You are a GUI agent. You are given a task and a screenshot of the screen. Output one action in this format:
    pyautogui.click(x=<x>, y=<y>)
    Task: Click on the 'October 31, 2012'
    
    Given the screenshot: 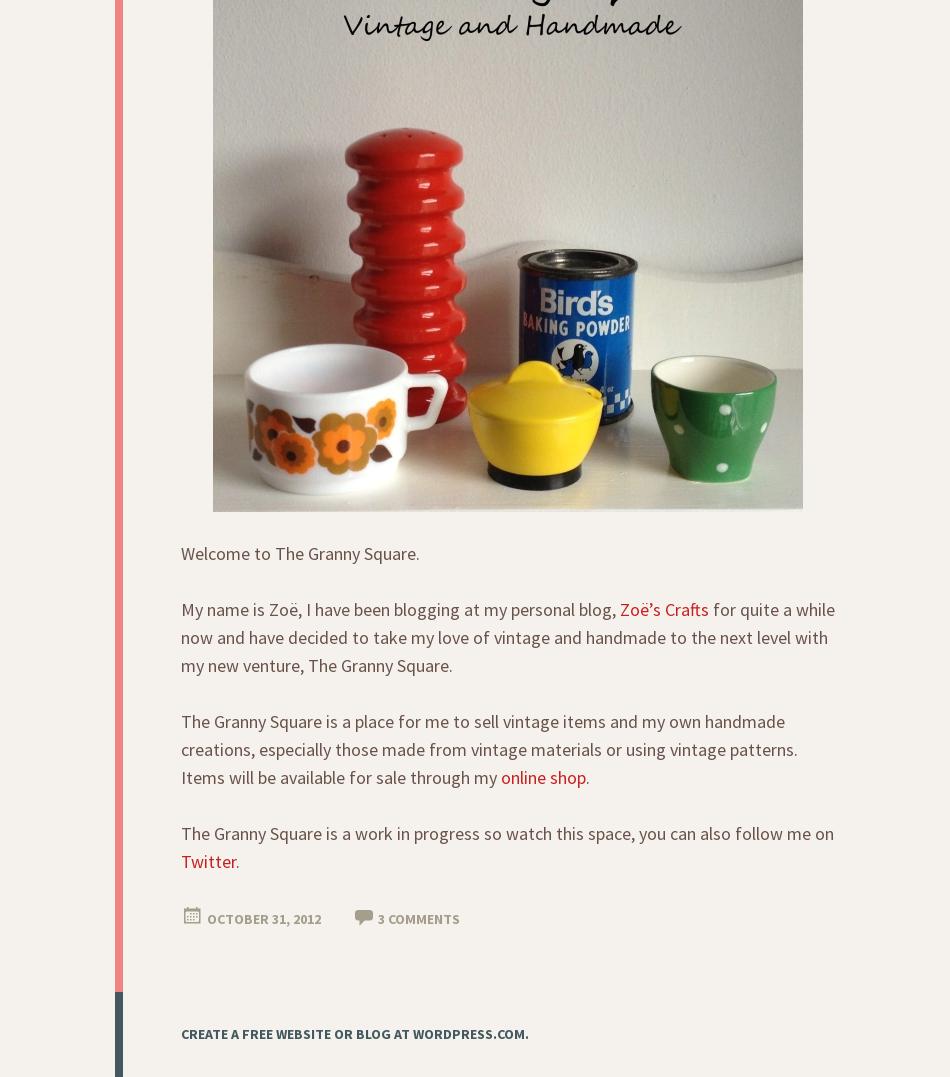 What is the action you would take?
    pyautogui.click(x=263, y=918)
    